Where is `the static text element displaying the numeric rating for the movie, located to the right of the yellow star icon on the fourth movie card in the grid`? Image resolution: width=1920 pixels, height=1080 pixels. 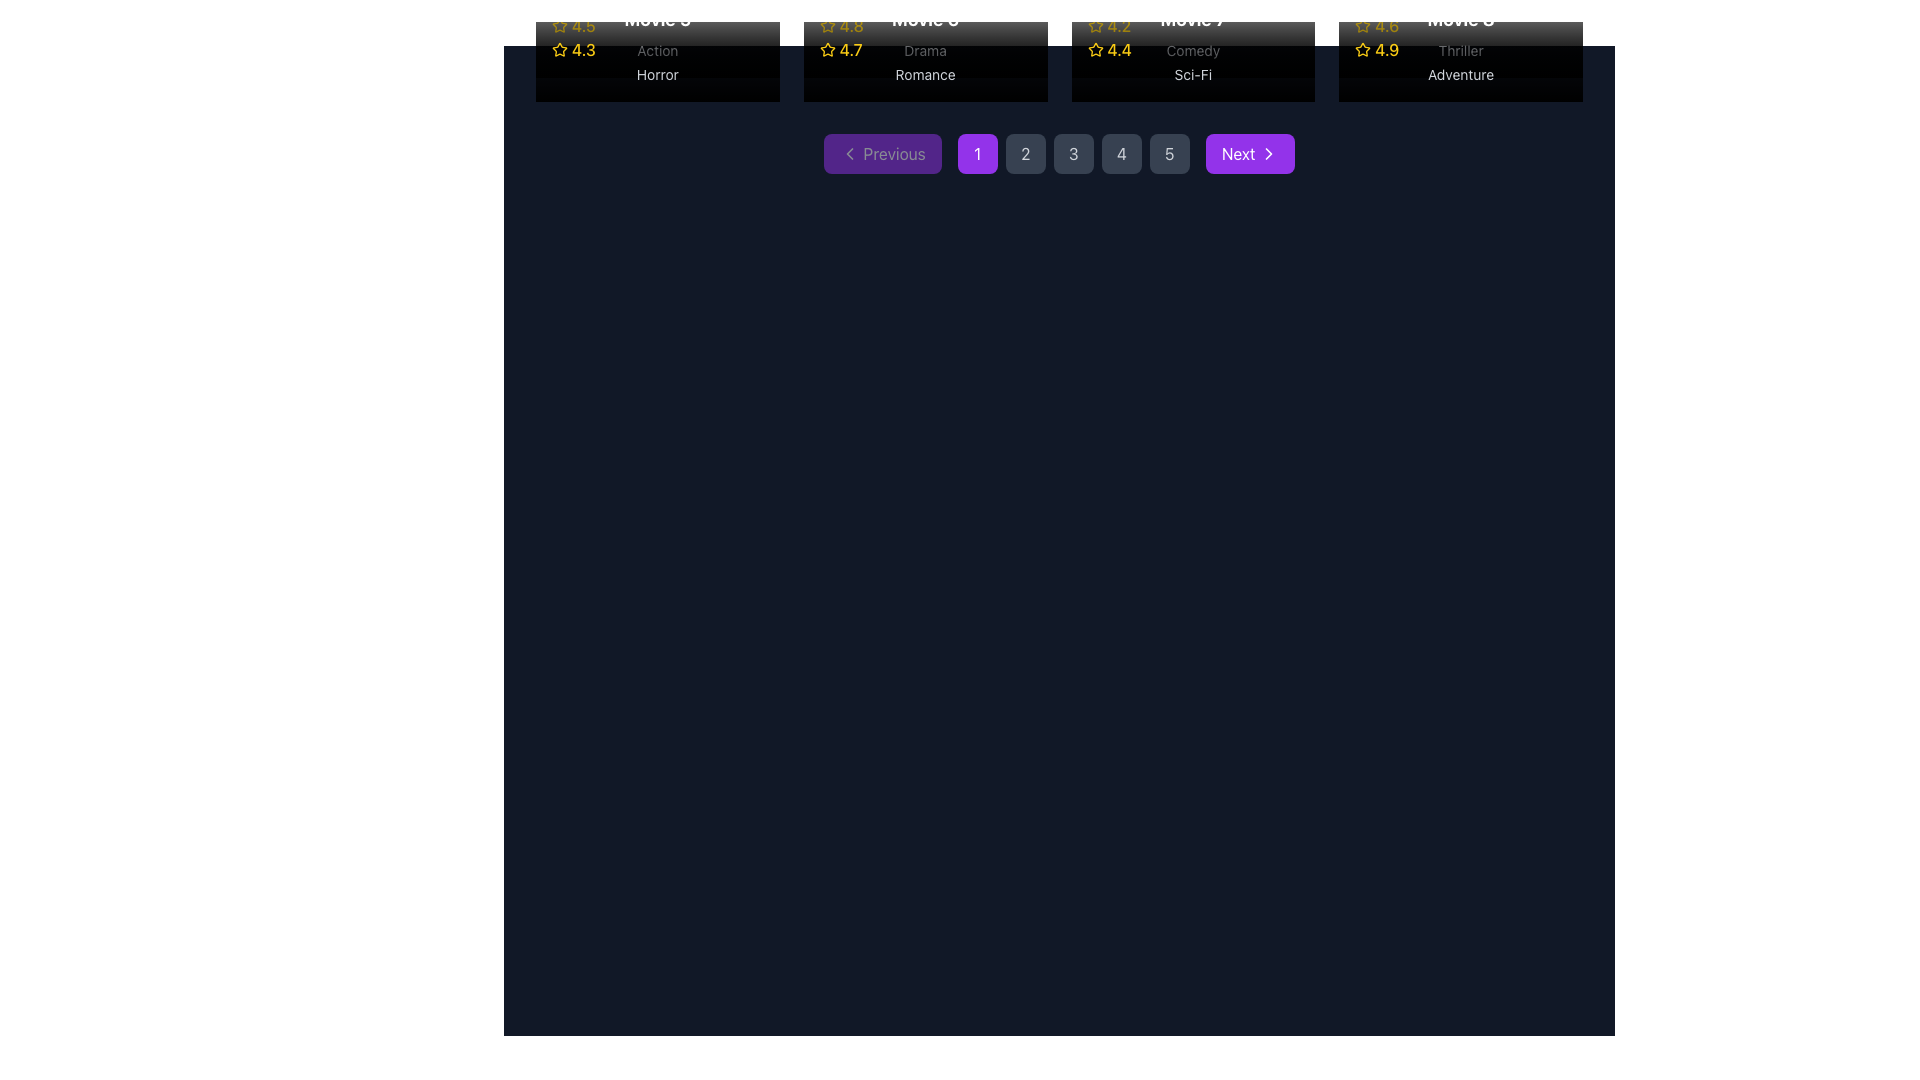
the static text element displaying the numeric rating for the movie, located to the right of the yellow star icon on the fourth movie card in the grid is located at coordinates (1118, 49).